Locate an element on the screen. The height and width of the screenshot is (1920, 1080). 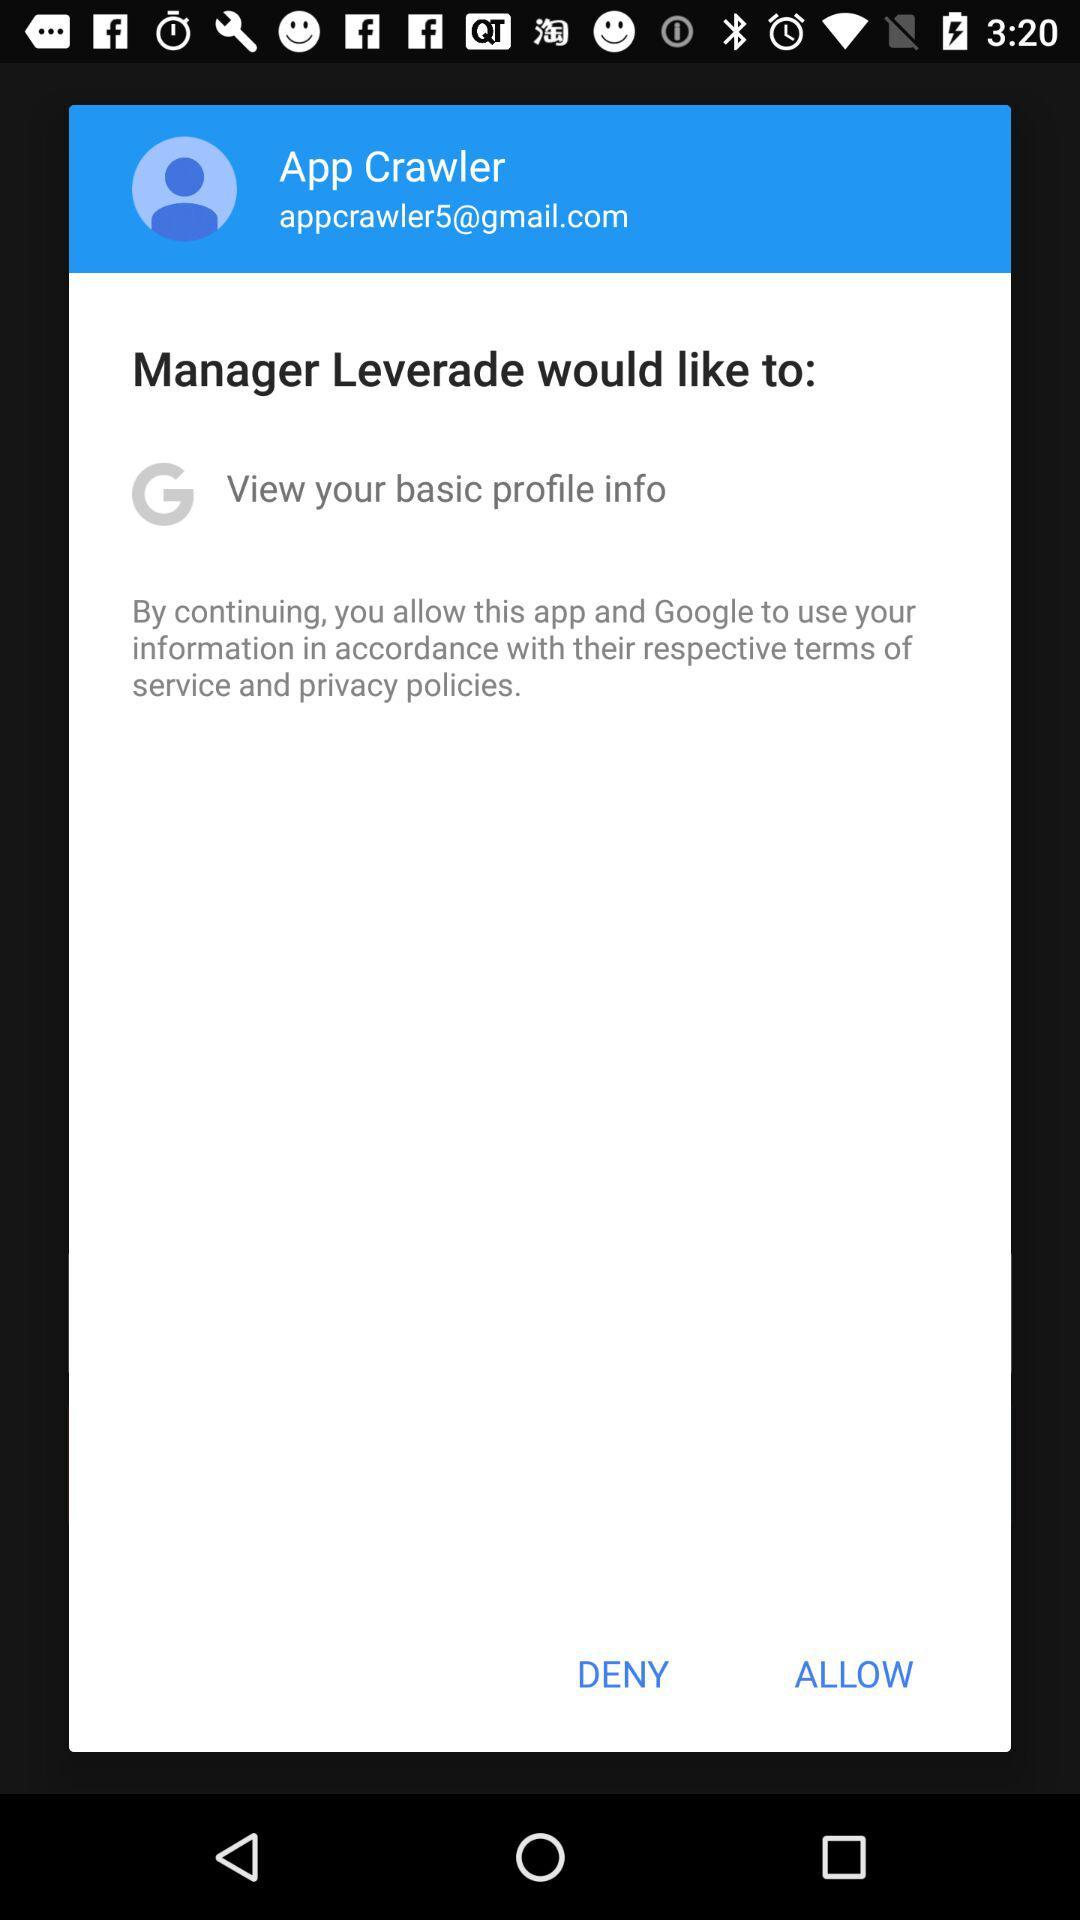
app above the manager leverade would is located at coordinates (454, 214).